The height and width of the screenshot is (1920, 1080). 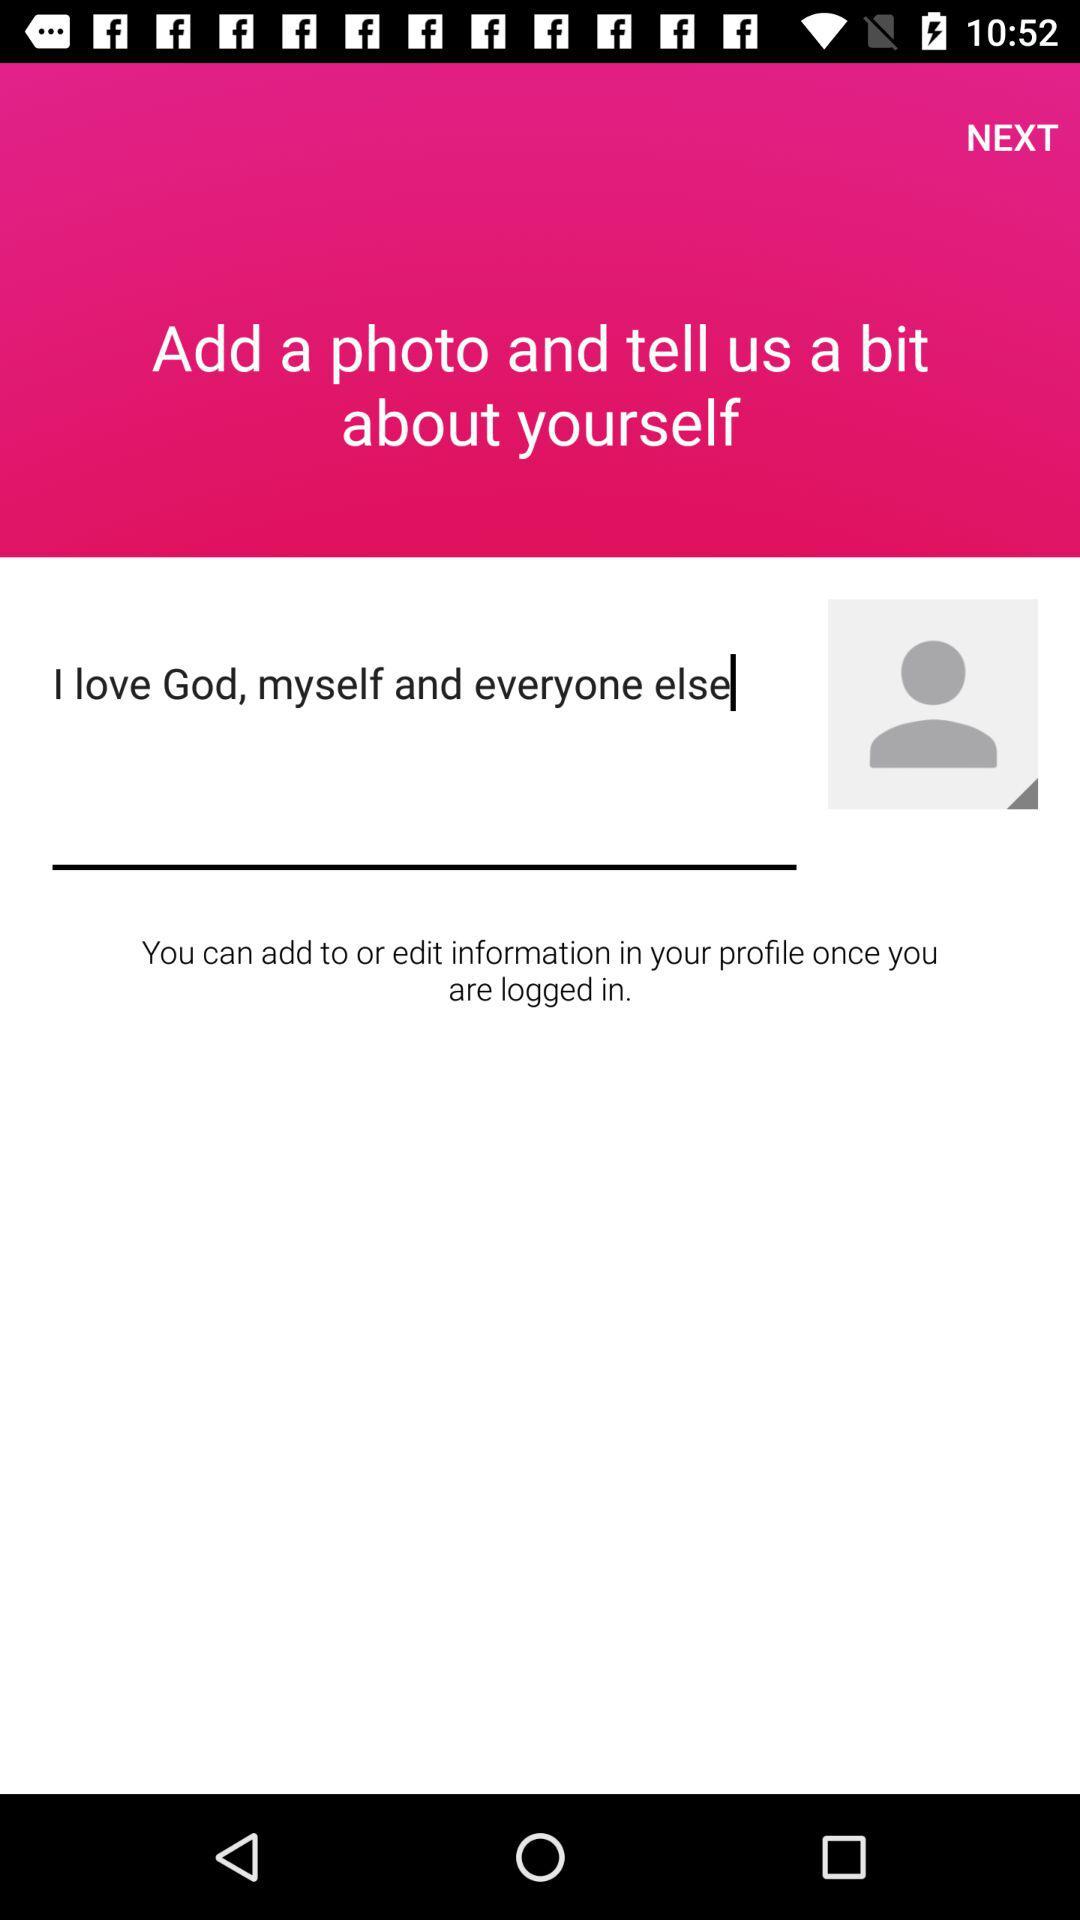 I want to click on change profile pic, so click(x=1022, y=792).